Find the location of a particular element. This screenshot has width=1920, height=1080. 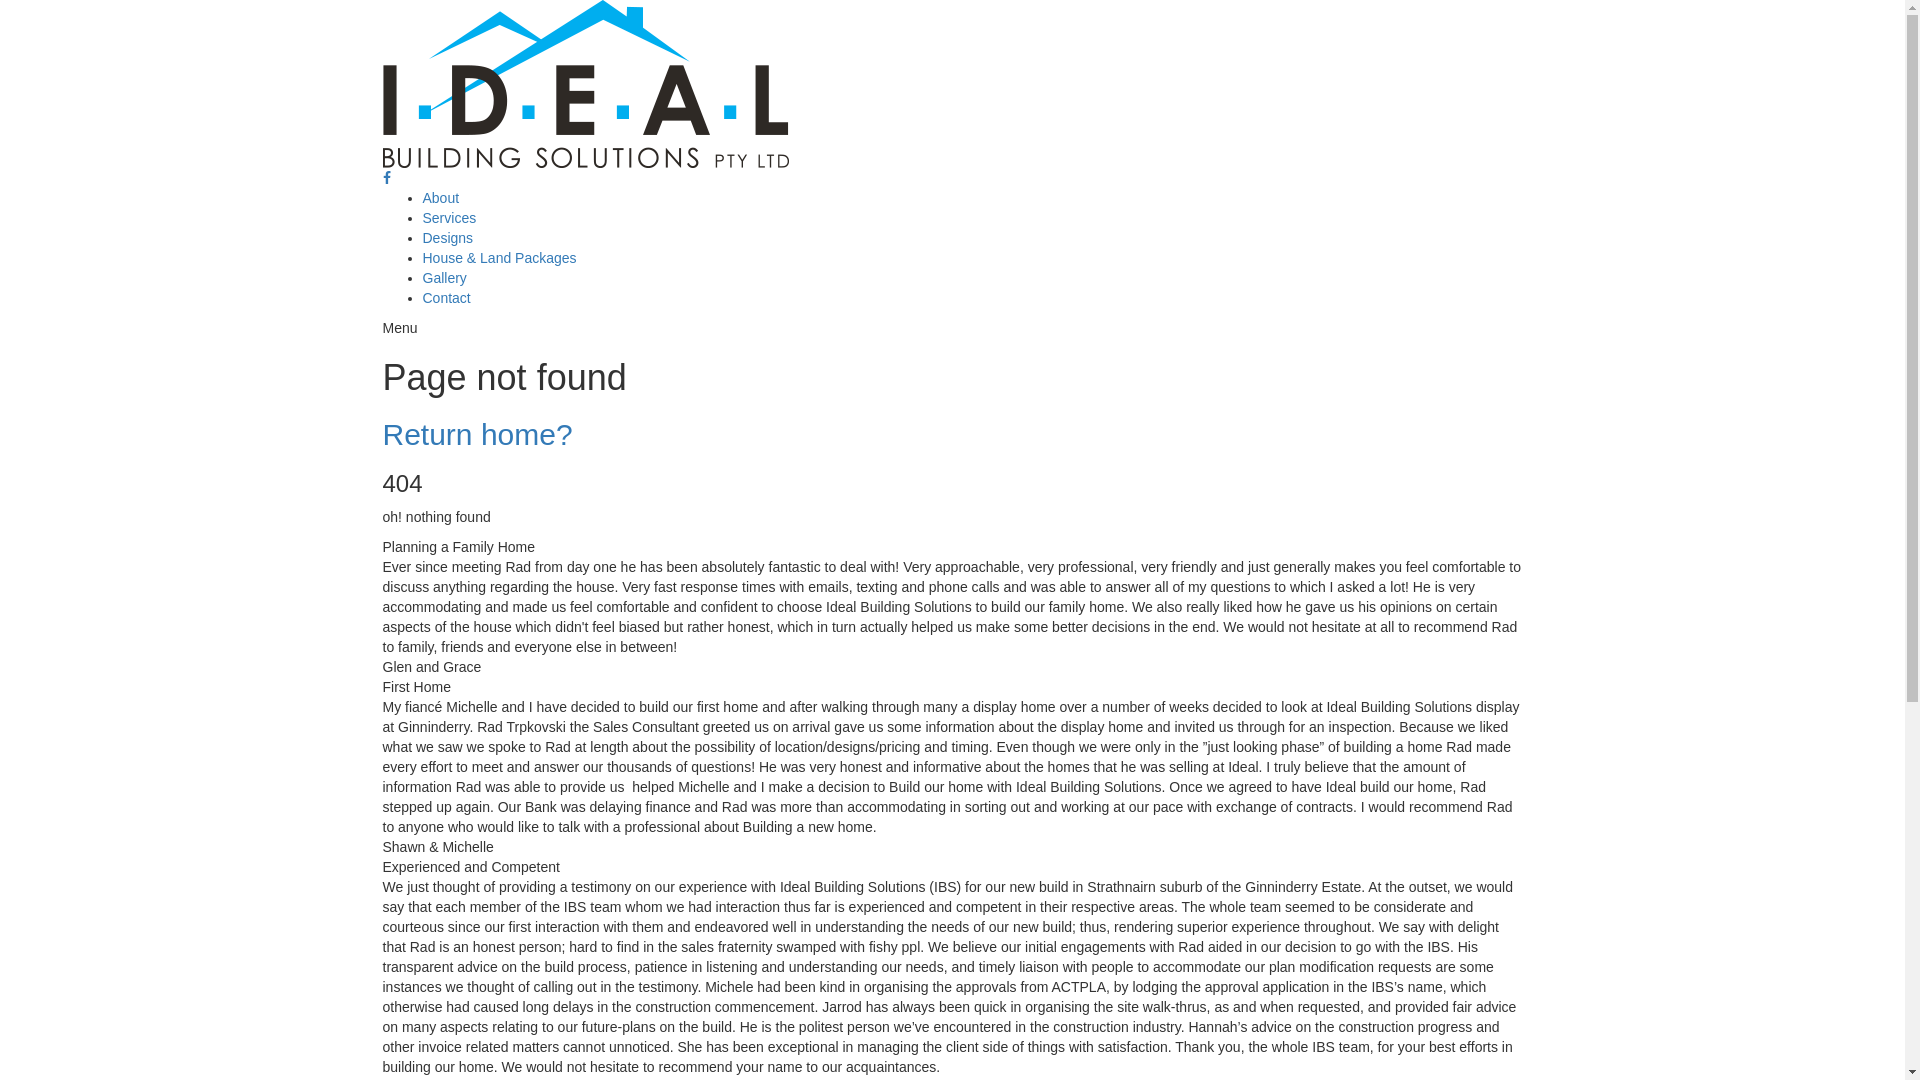

'House & Land Packages' is located at coordinates (499, 257).